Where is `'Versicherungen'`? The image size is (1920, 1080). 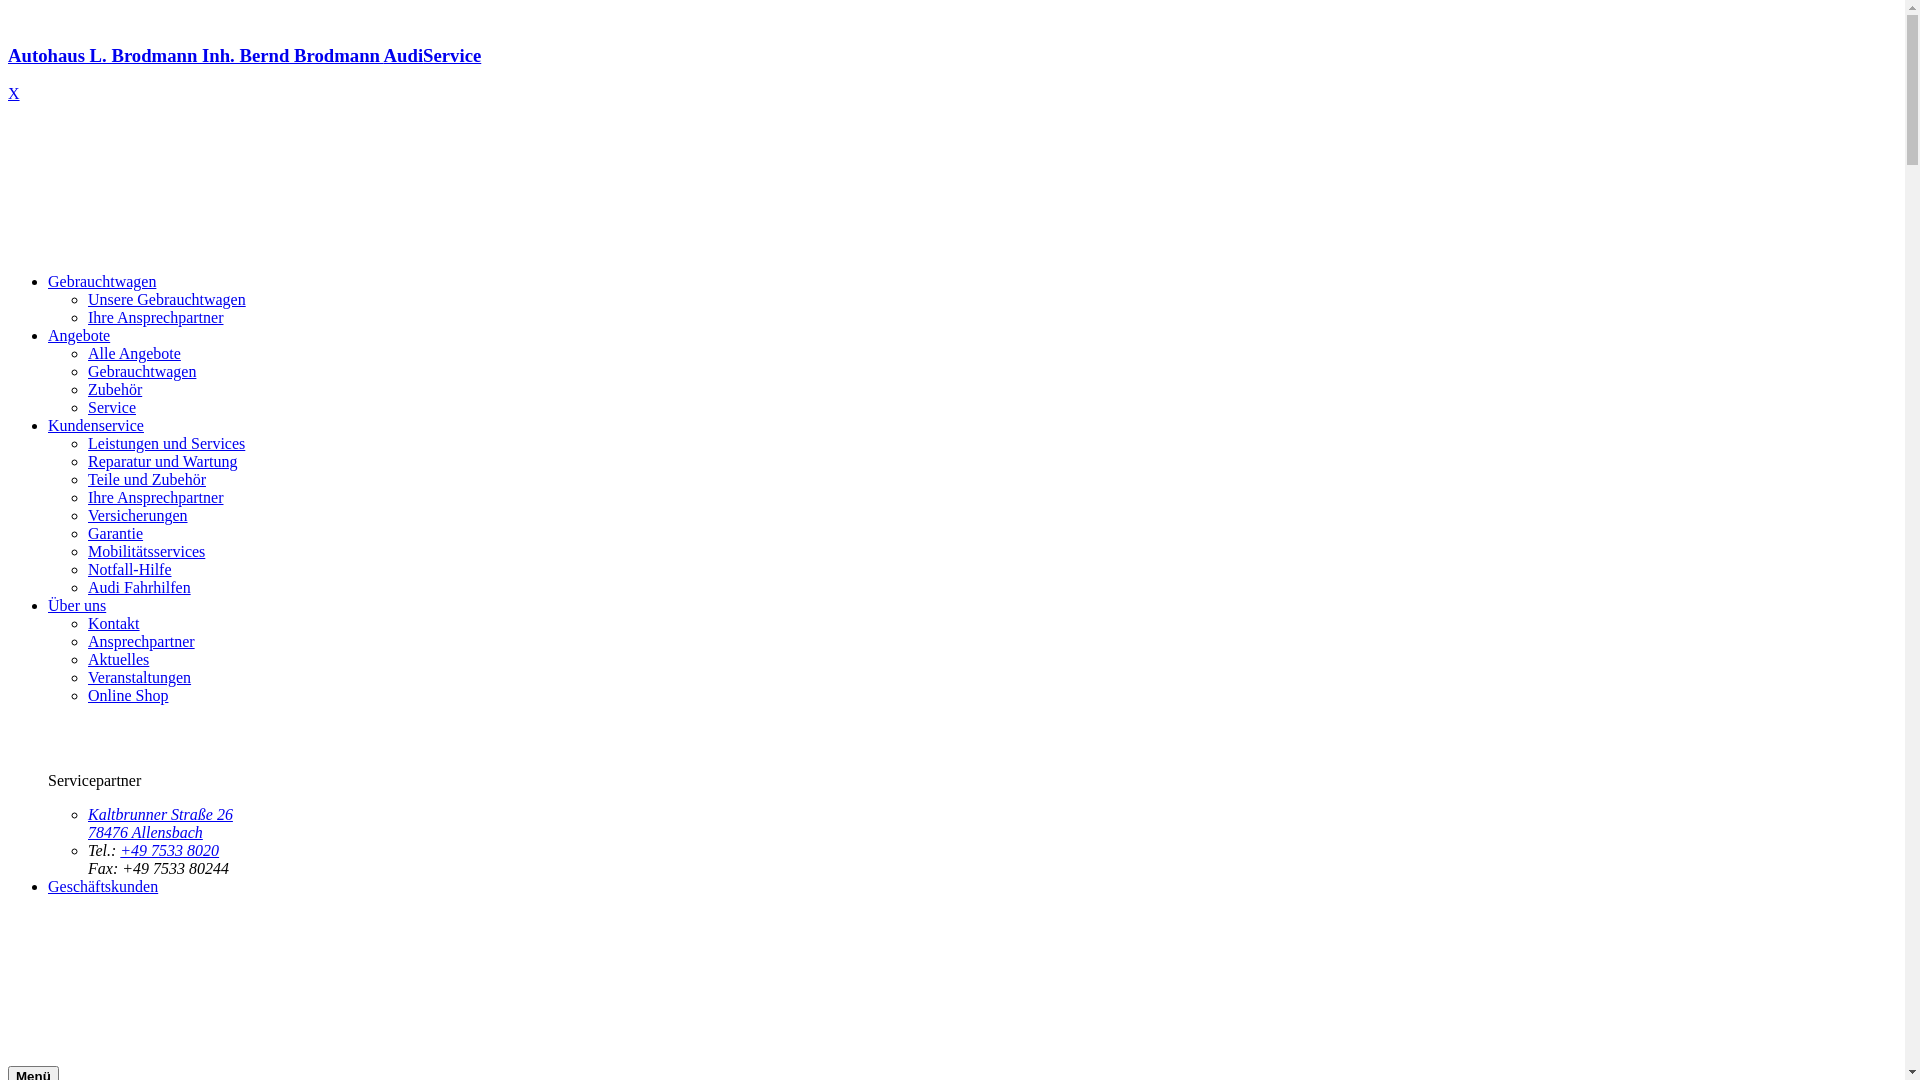
'Versicherungen' is located at coordinates (137, 514).